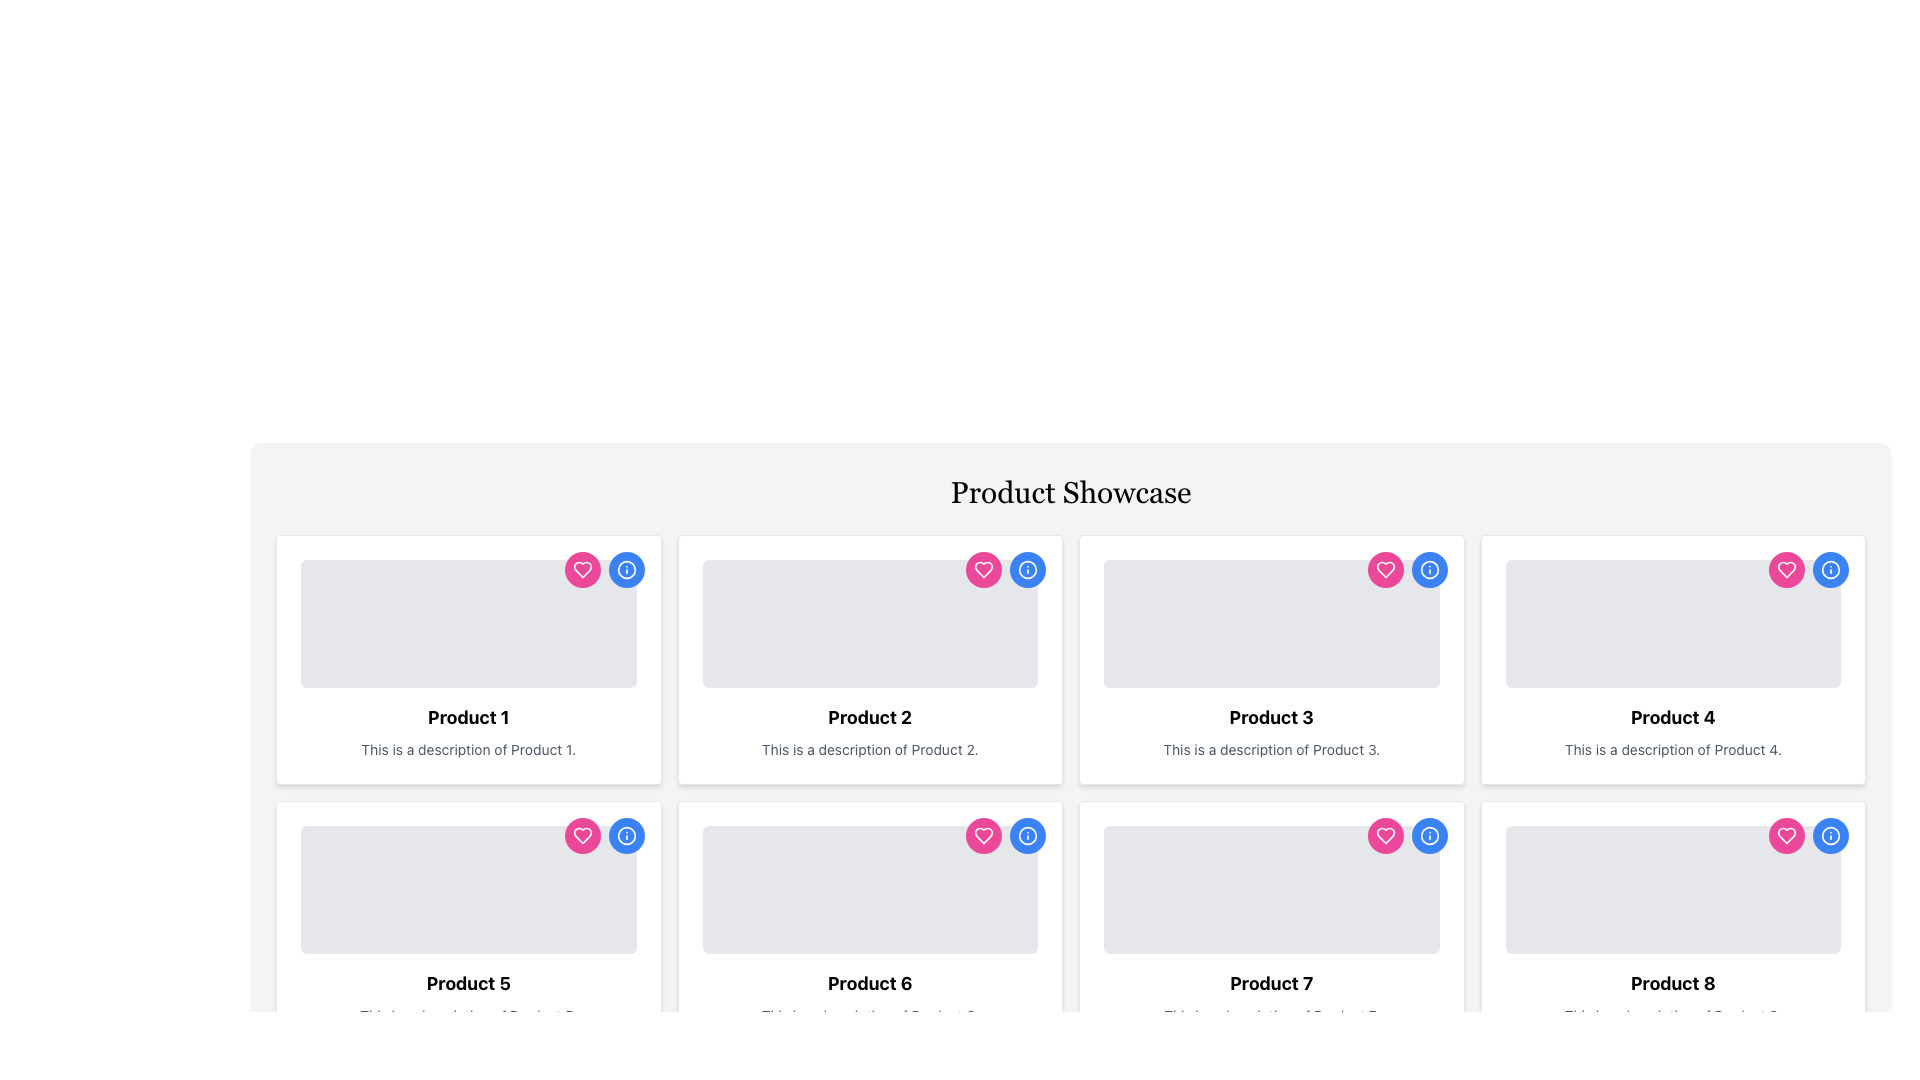 The image size is (1920, 1080). What do you see at coordinates (625, 836) in the screenshot?
I see `the circular graphical element with a blue outline and white interior, located in the upper-right section of the product card for 'Product 5'` at bounding box center [625, 836].